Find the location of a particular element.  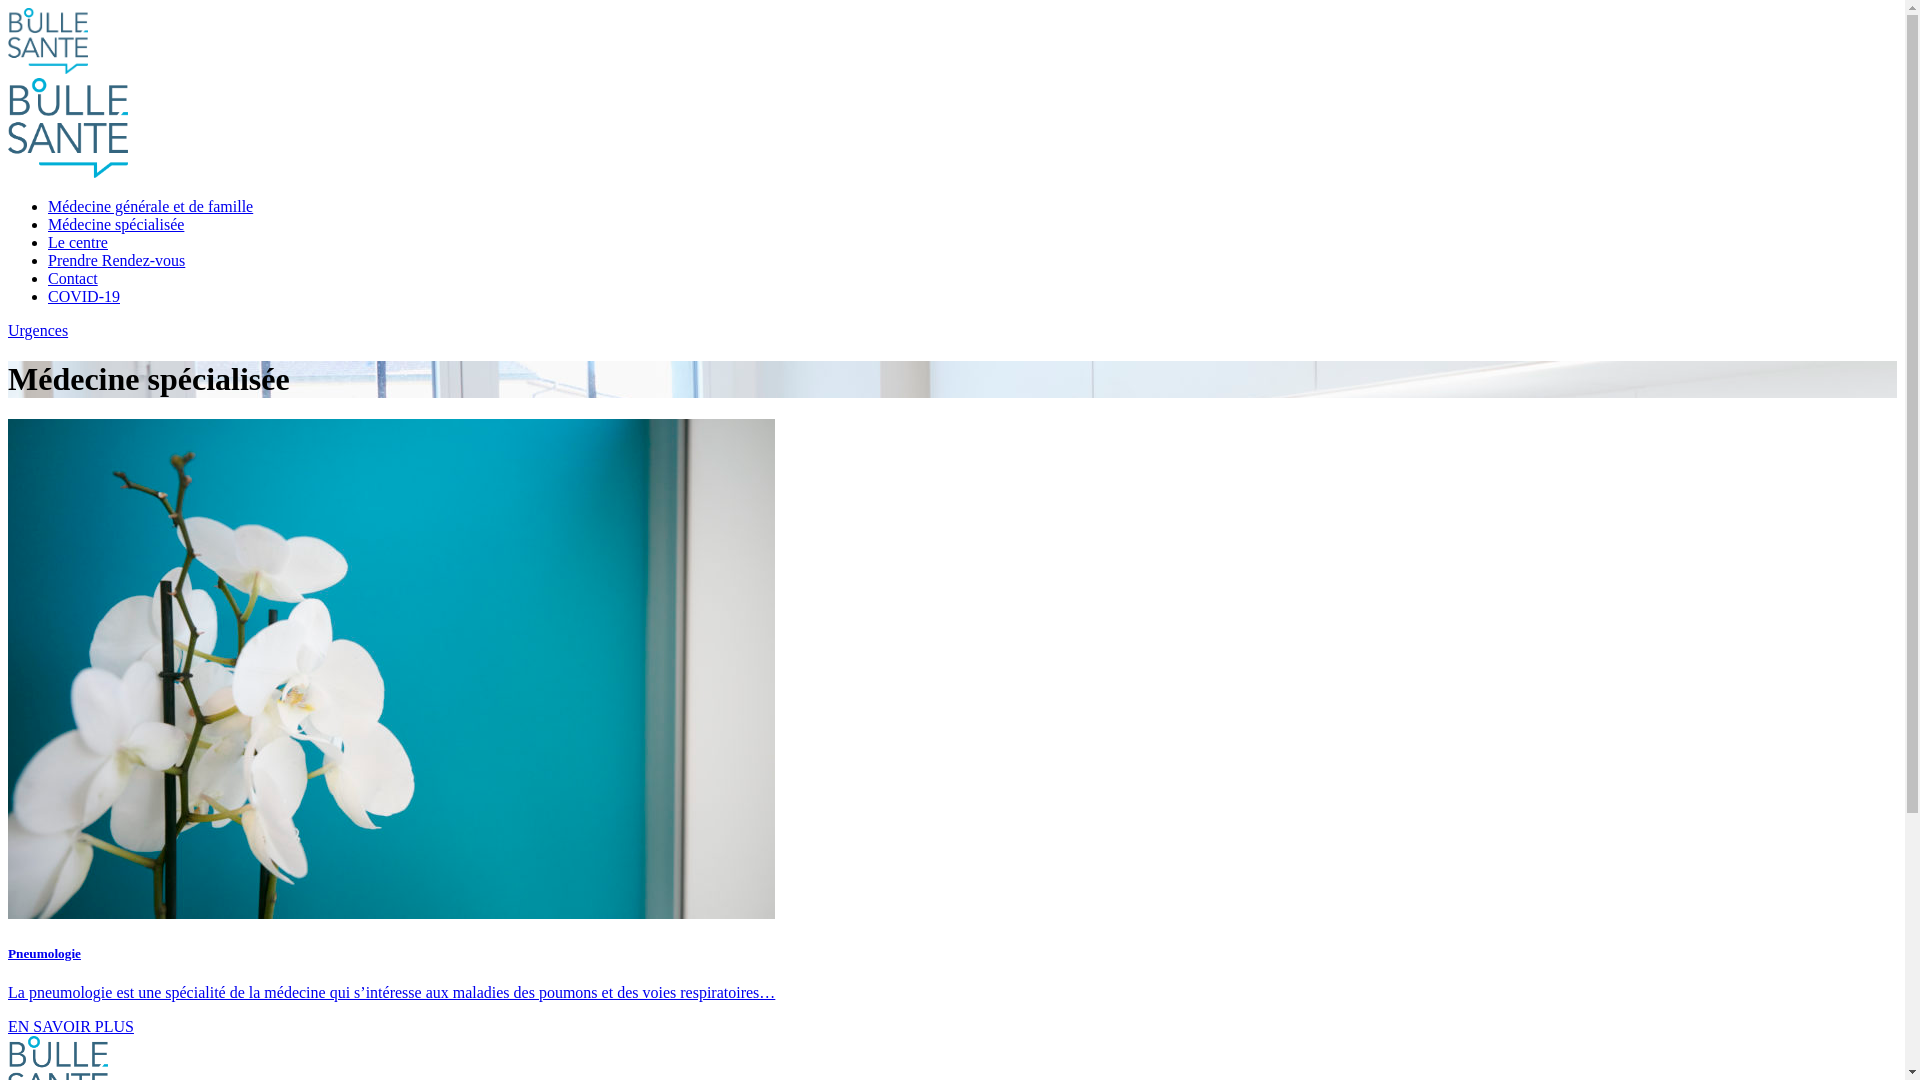

'Le centre' is located at coordinates (77, 241).